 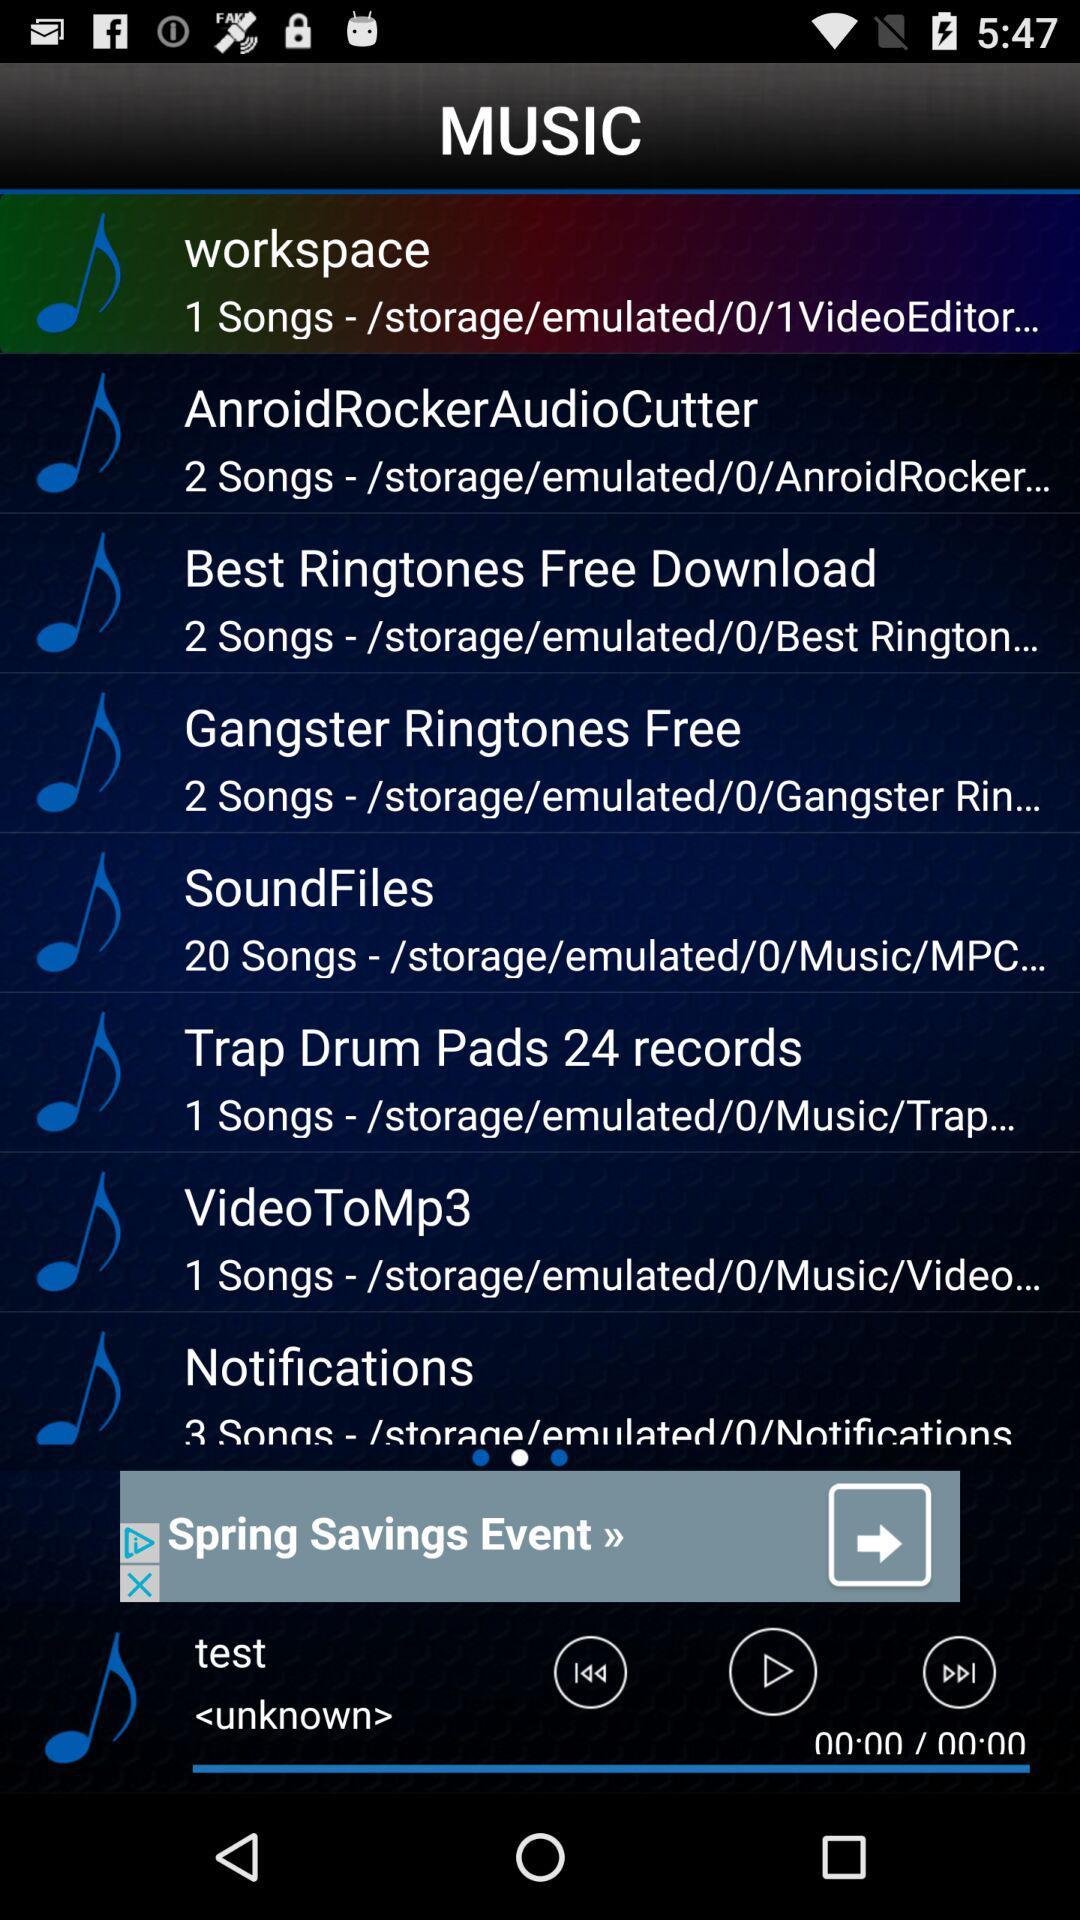 What do you see at coordinates (90, 1817) in the screenshot?
I see `the music icon` at bounding box center [90, 1817].